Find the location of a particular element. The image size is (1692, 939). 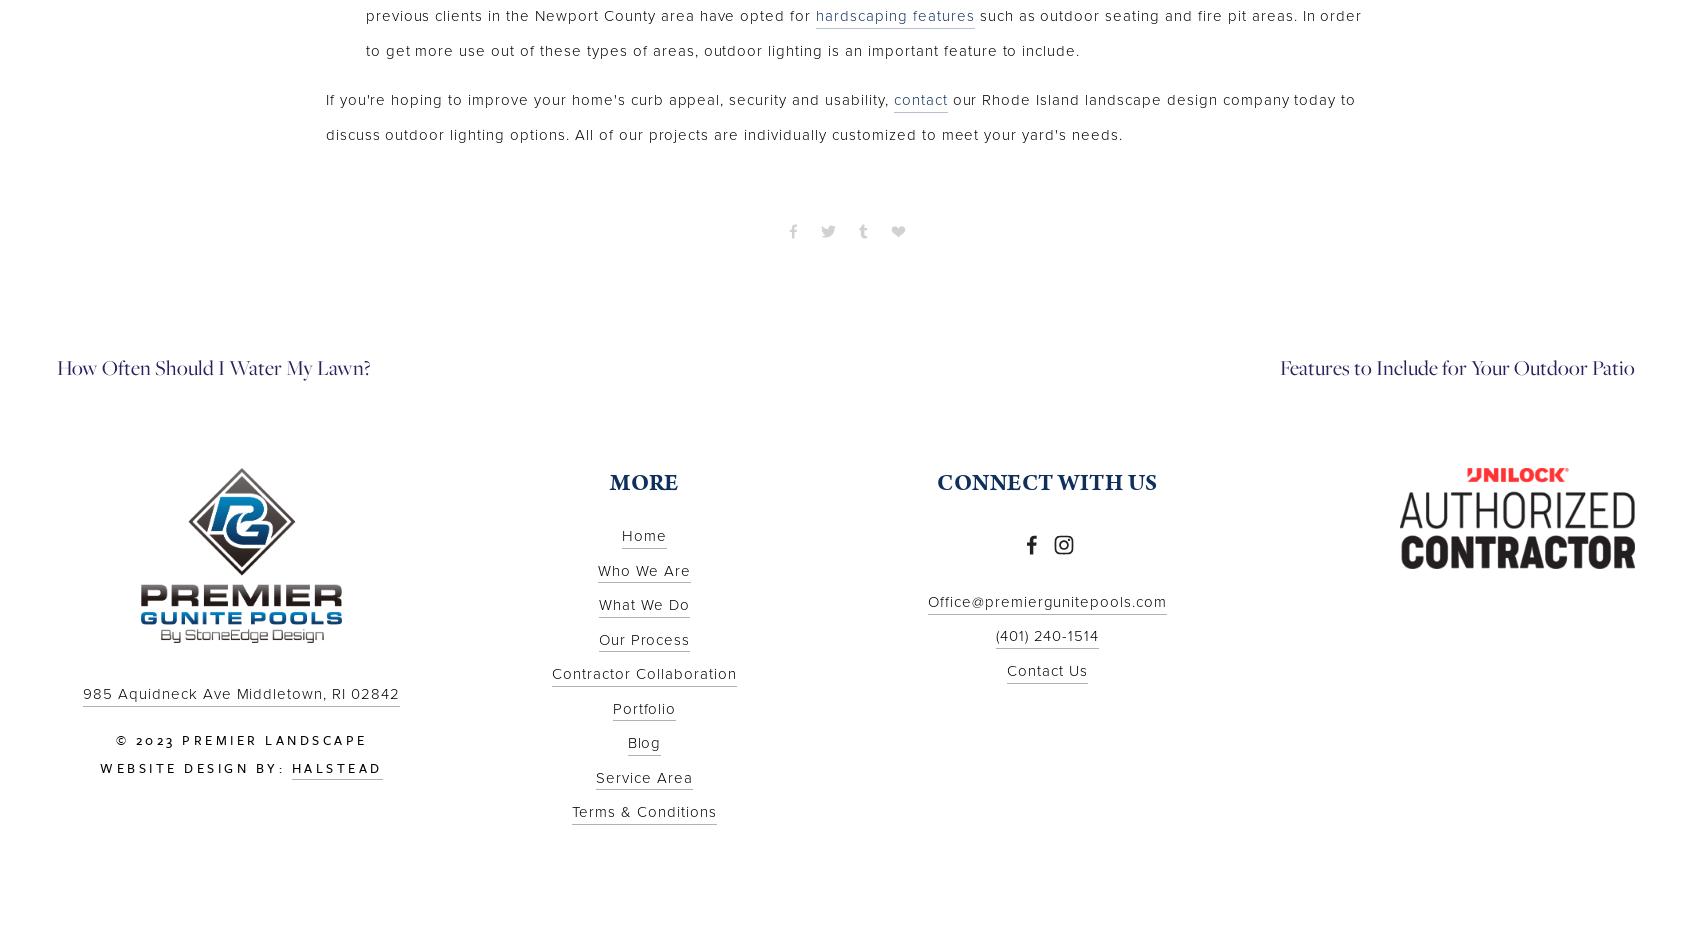

'985 Aquidneck Ave Middletown, RI 02842' is located at coordinates (240, 691).